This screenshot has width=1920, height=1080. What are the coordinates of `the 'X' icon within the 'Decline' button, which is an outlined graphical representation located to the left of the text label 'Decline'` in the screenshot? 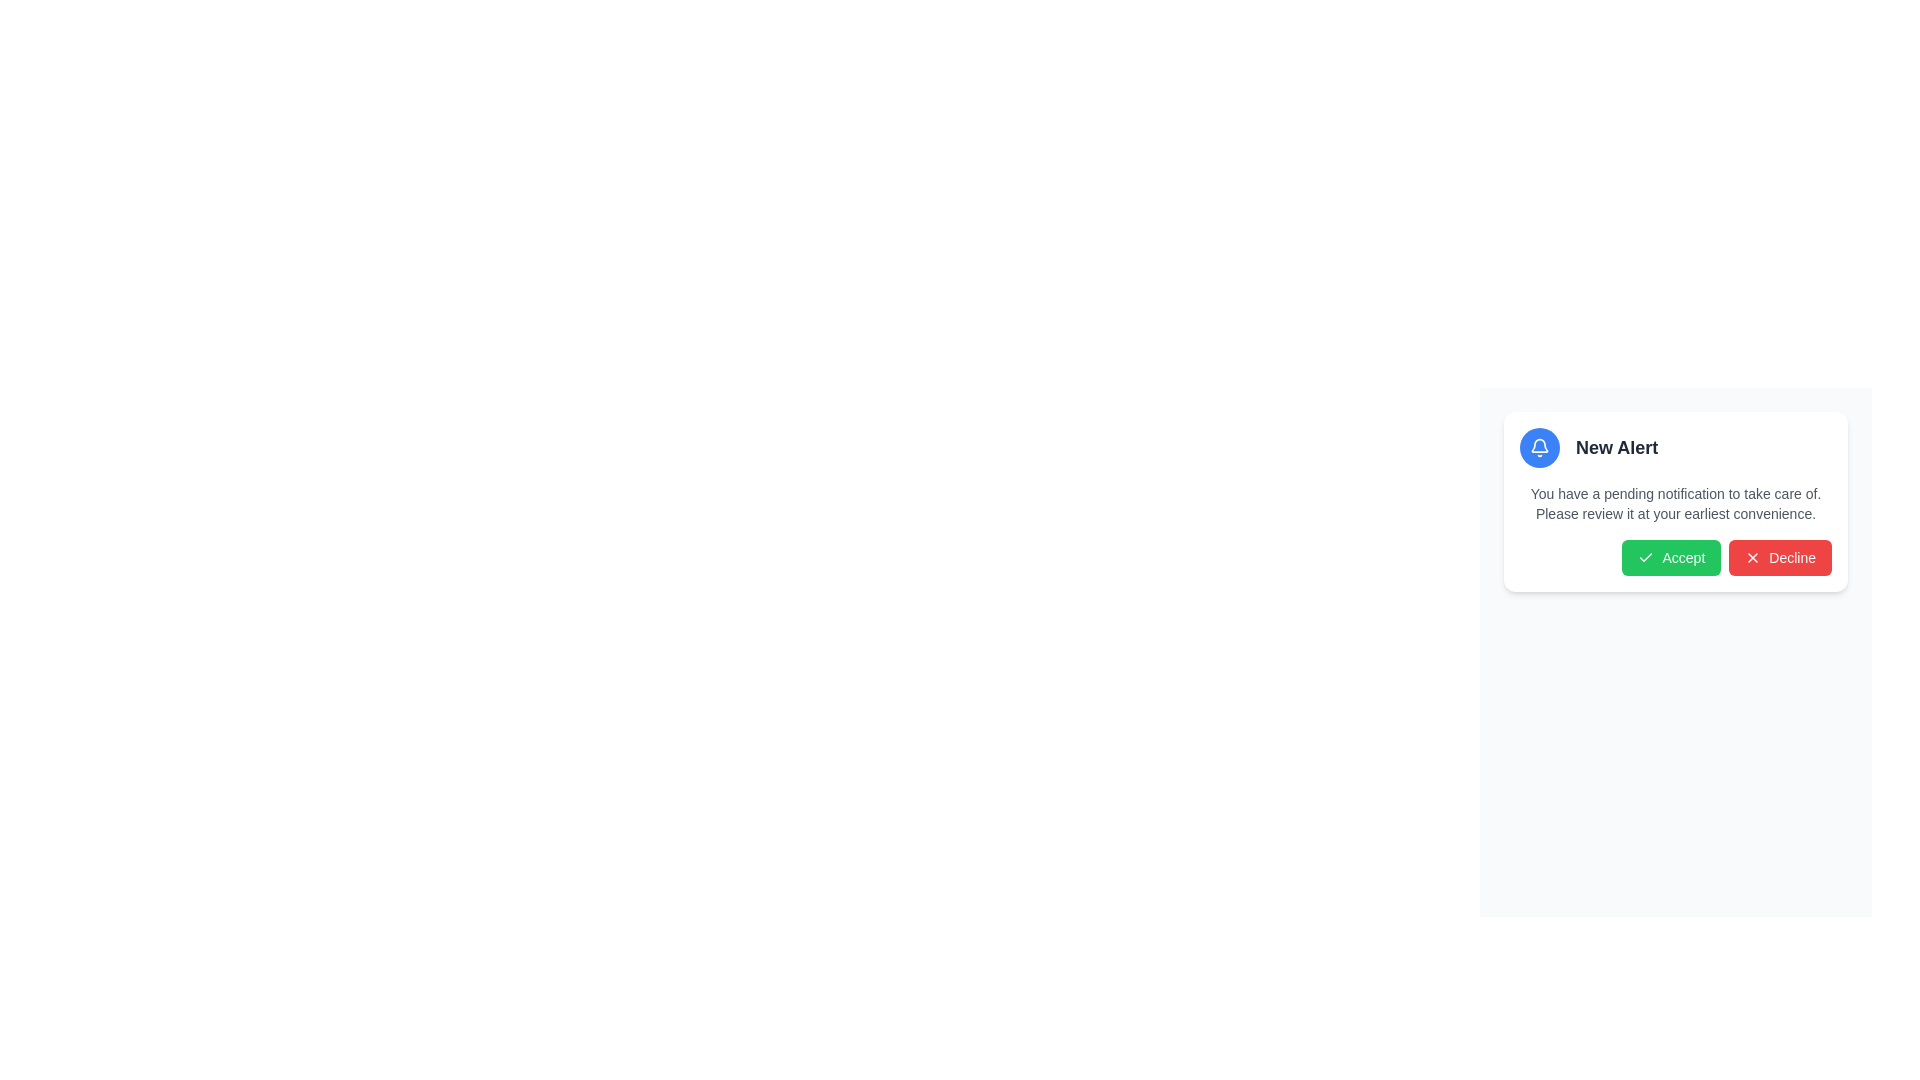 It's located at (1752, 558).